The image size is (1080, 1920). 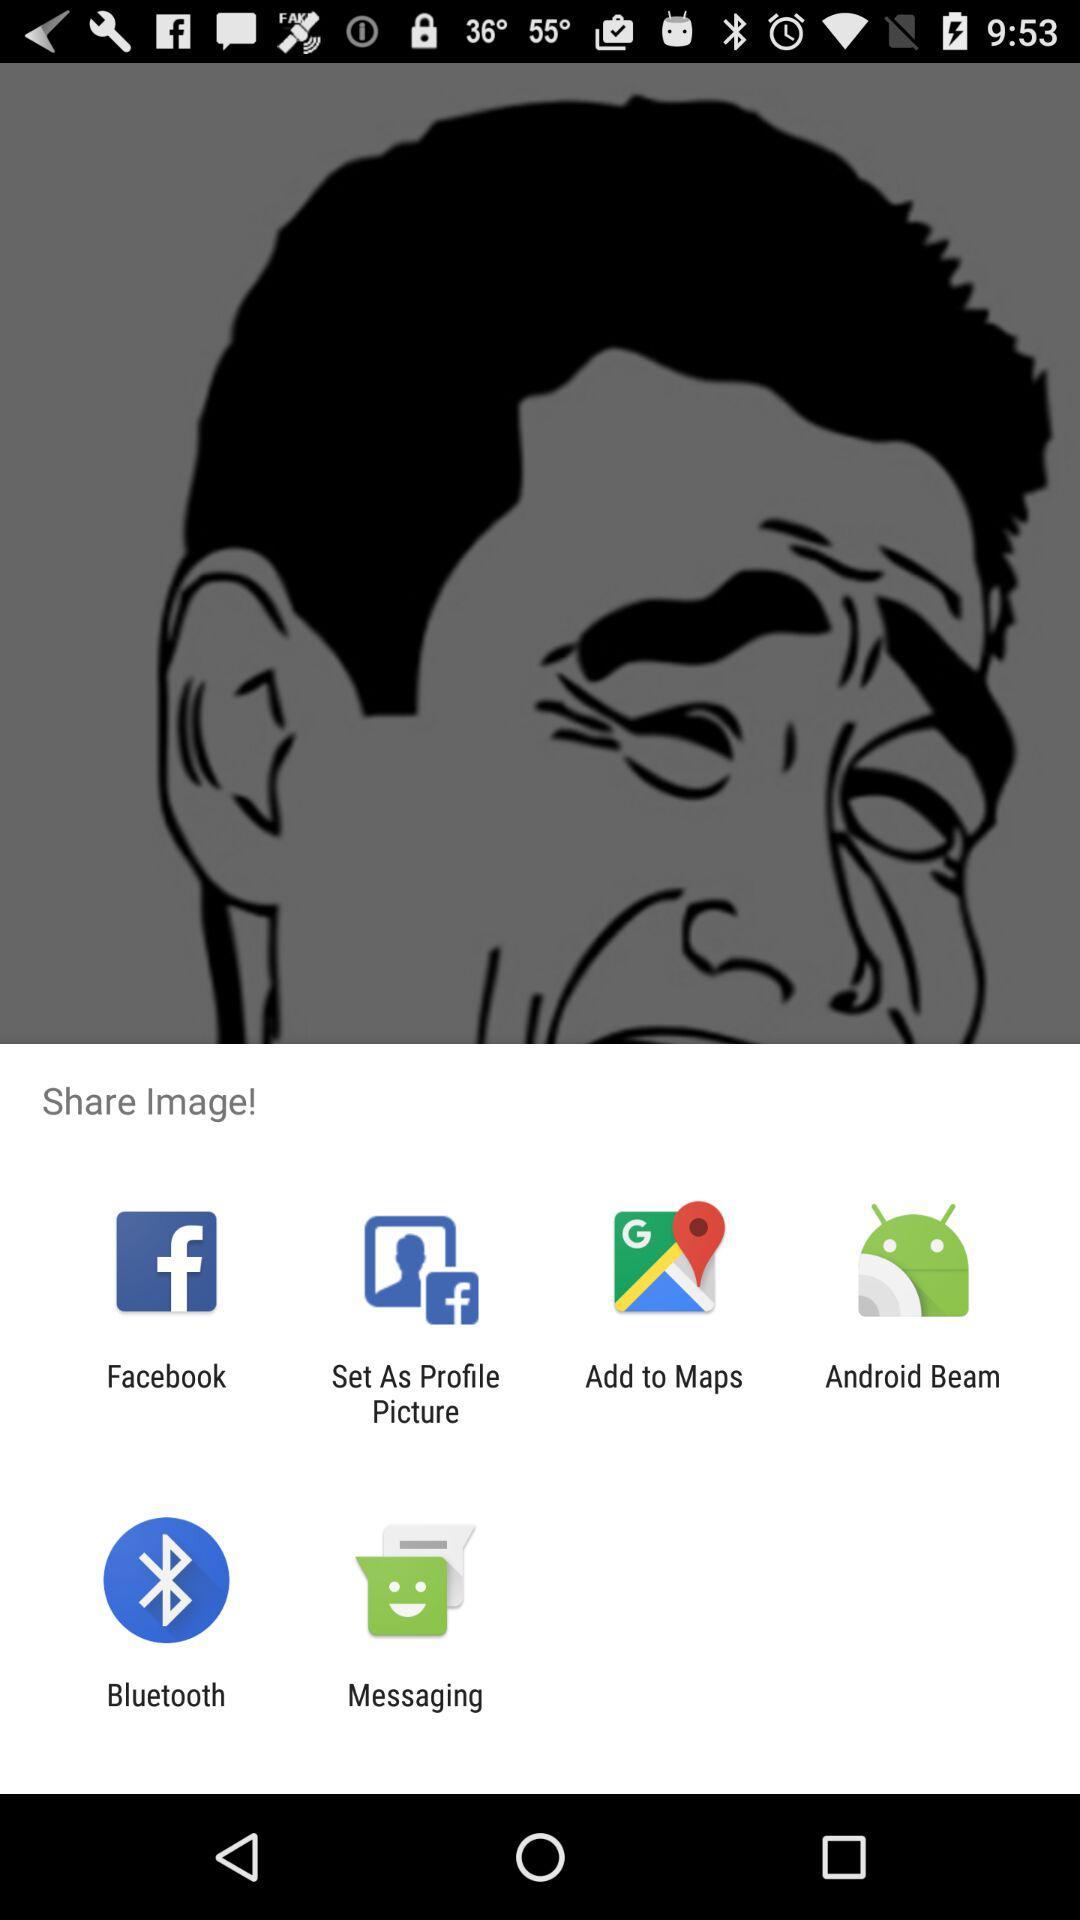 What do you see at coordinates (664, 1392) in the screenshot?
I see `the app to the right of set as profile app` at bounding box center [664, 1392].